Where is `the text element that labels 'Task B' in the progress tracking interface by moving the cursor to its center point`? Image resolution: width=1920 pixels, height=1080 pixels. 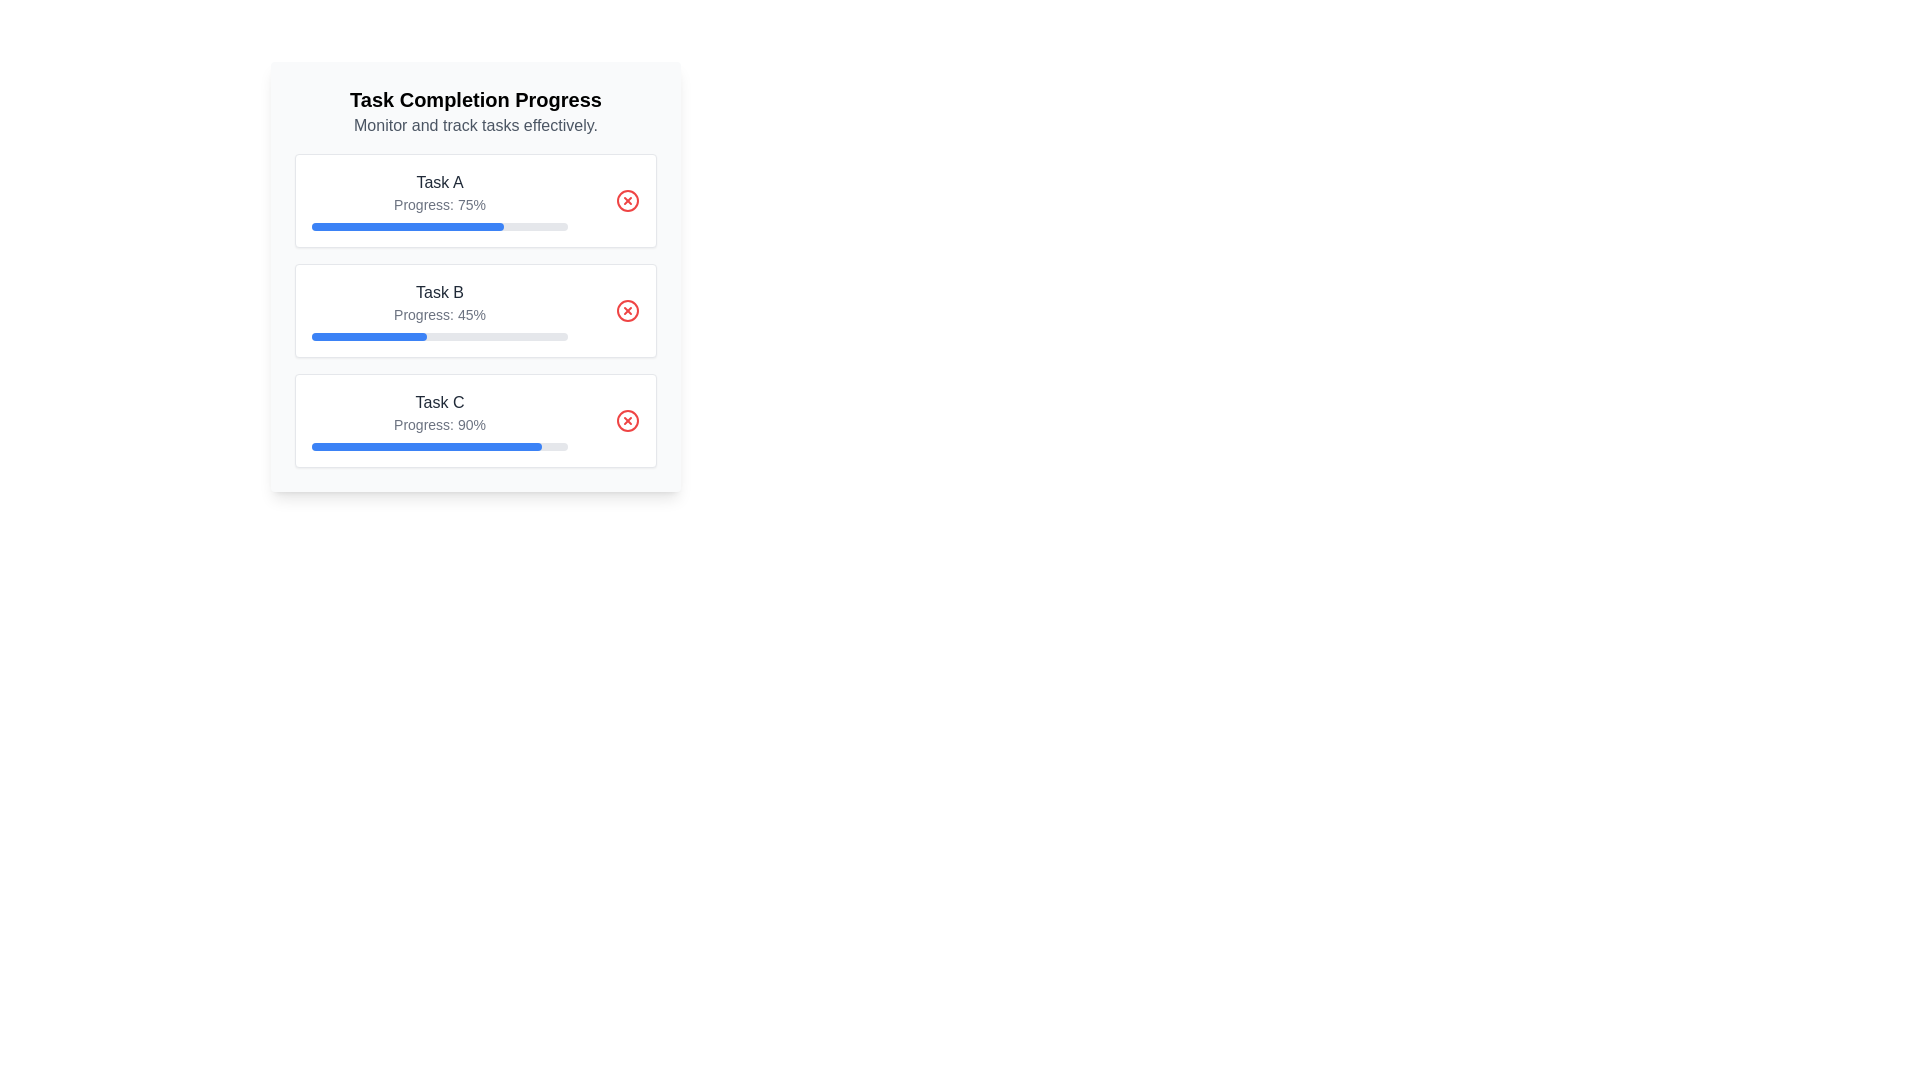
the text element that labels 'Task B' in the progress tracking interface by moving the cursor to its center point is located at coordinates (439, 293).